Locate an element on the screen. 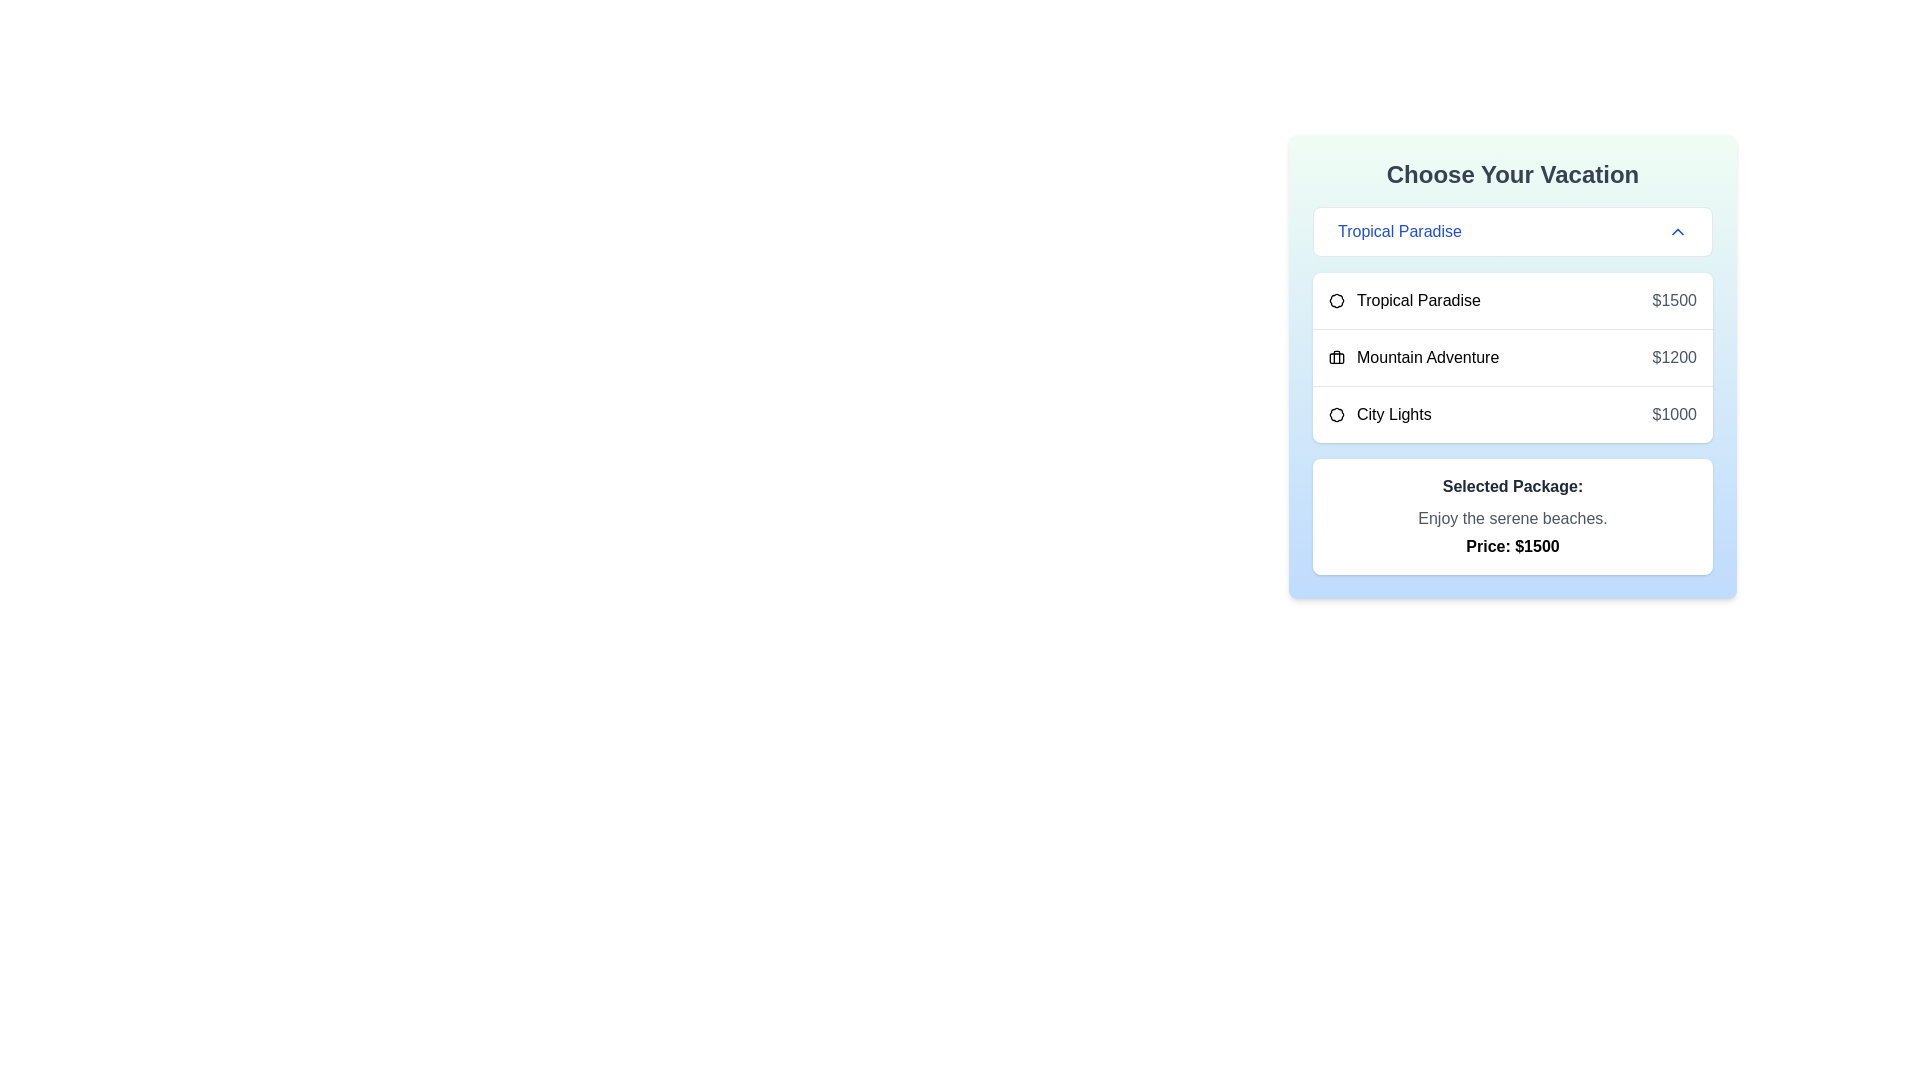  the badge icon element, which is a graphical vector shape resembling a badge, centrally positioned before the text 'Tropical Paradise' in the dropdown menu is located at coordinates (1336, 300).